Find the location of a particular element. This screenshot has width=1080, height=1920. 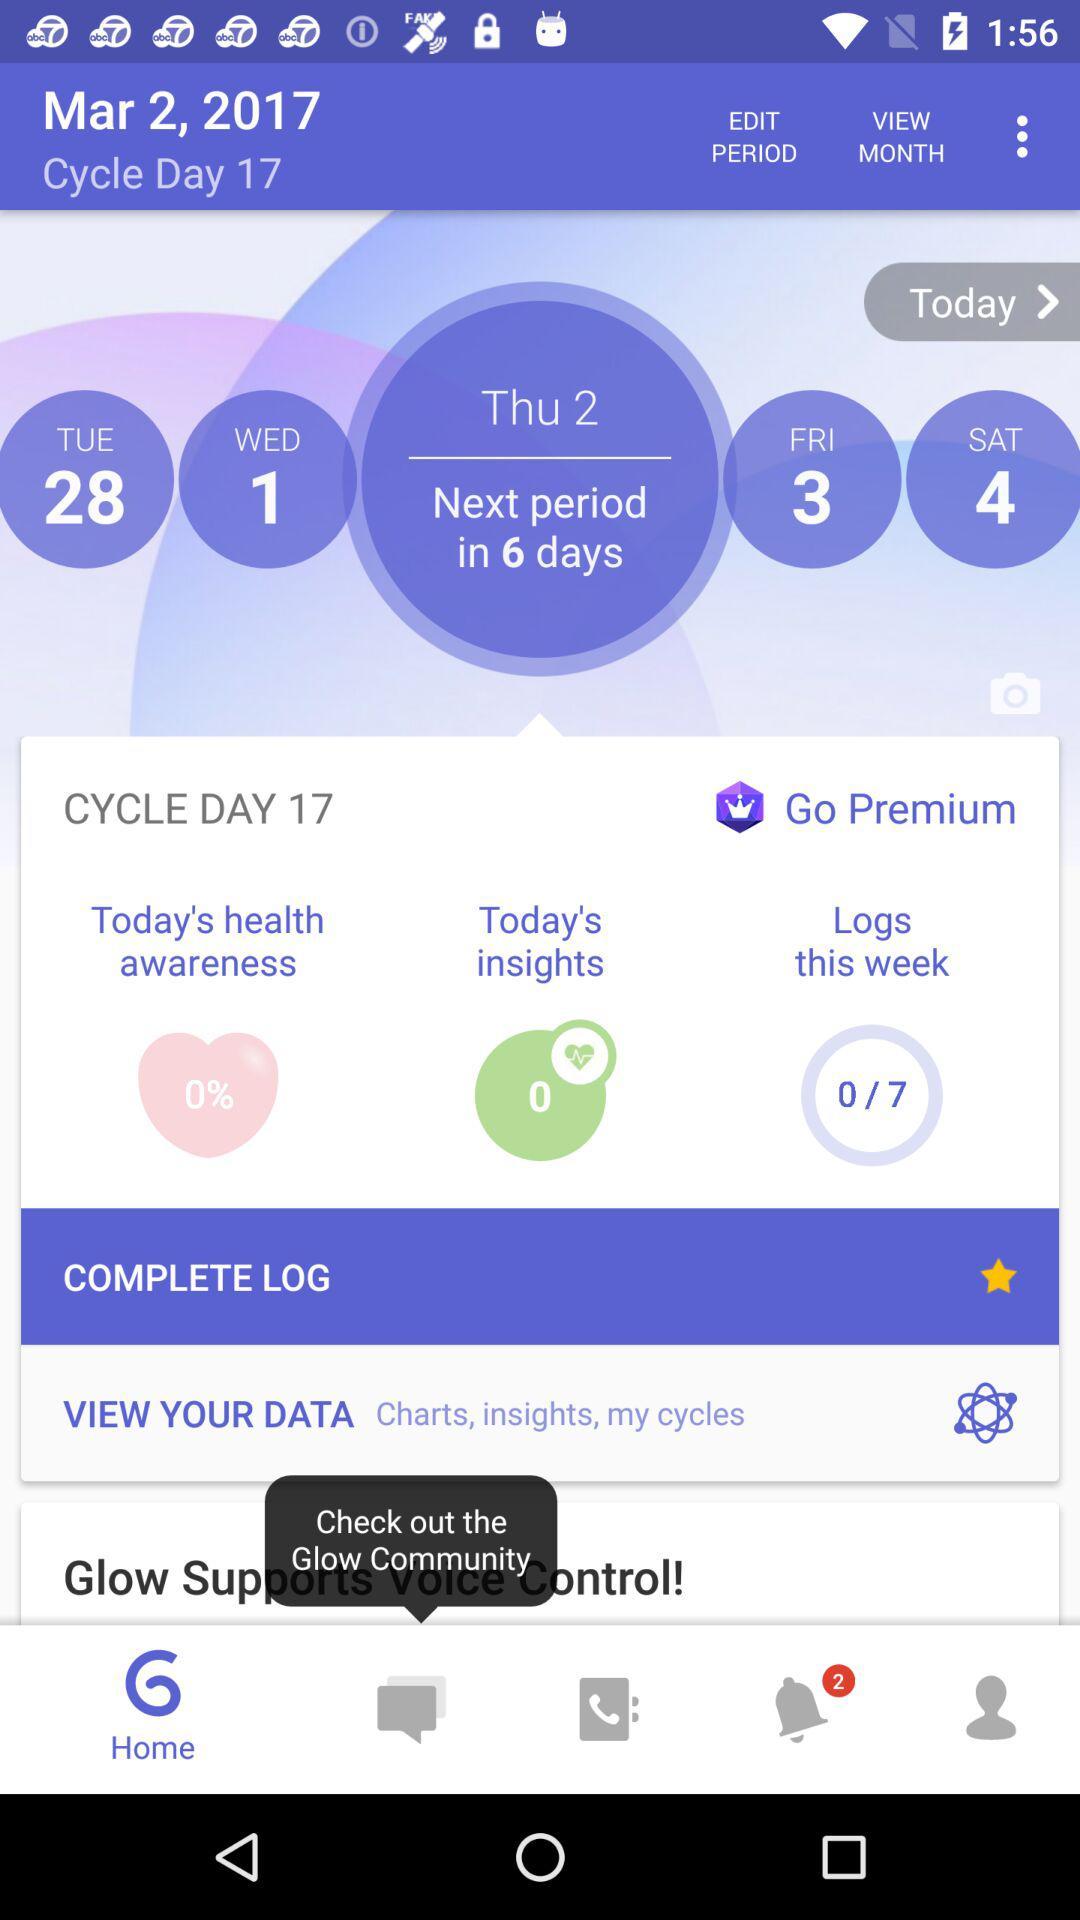

the text above logs this week is located at coordinates (865, 807).